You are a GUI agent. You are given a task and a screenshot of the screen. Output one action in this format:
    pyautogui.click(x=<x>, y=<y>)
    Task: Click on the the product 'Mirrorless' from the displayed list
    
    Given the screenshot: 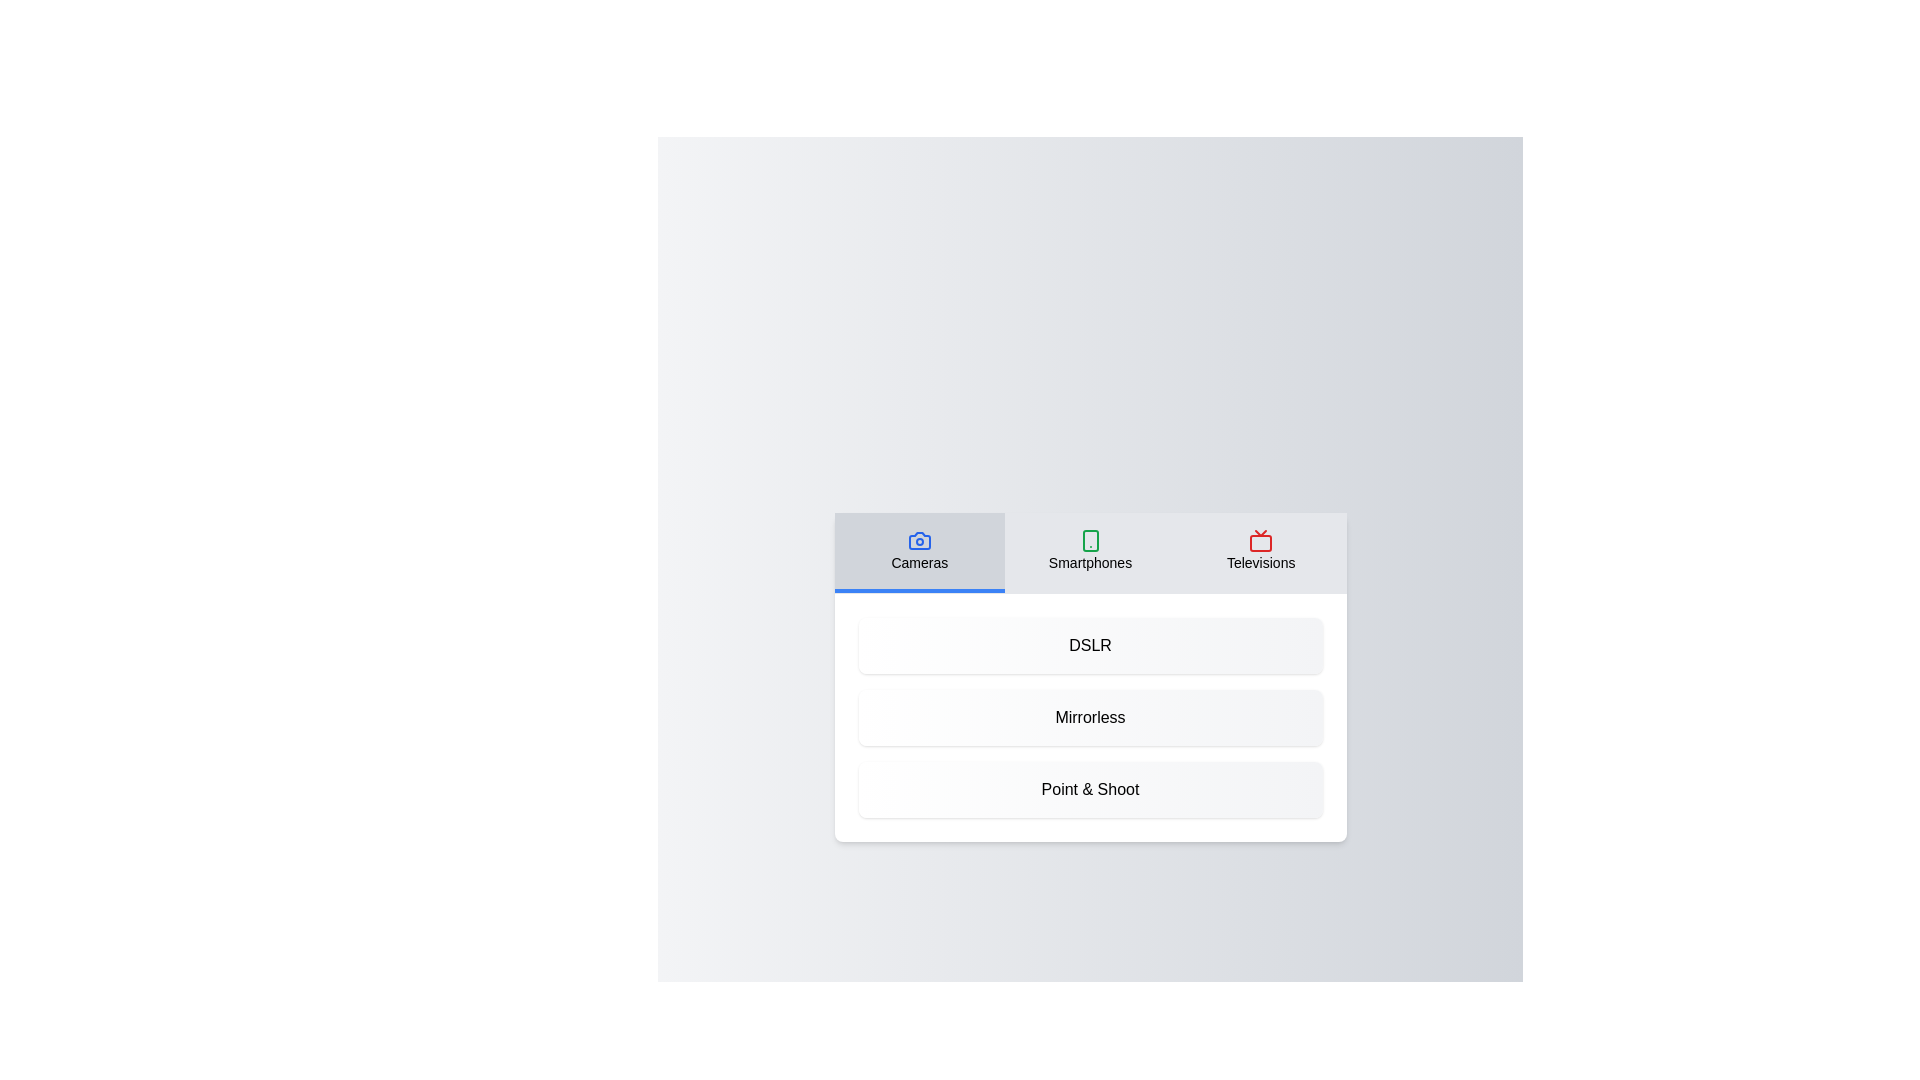 What is the action you would take?
    pyautogui.click(x=1089, y=716)
    